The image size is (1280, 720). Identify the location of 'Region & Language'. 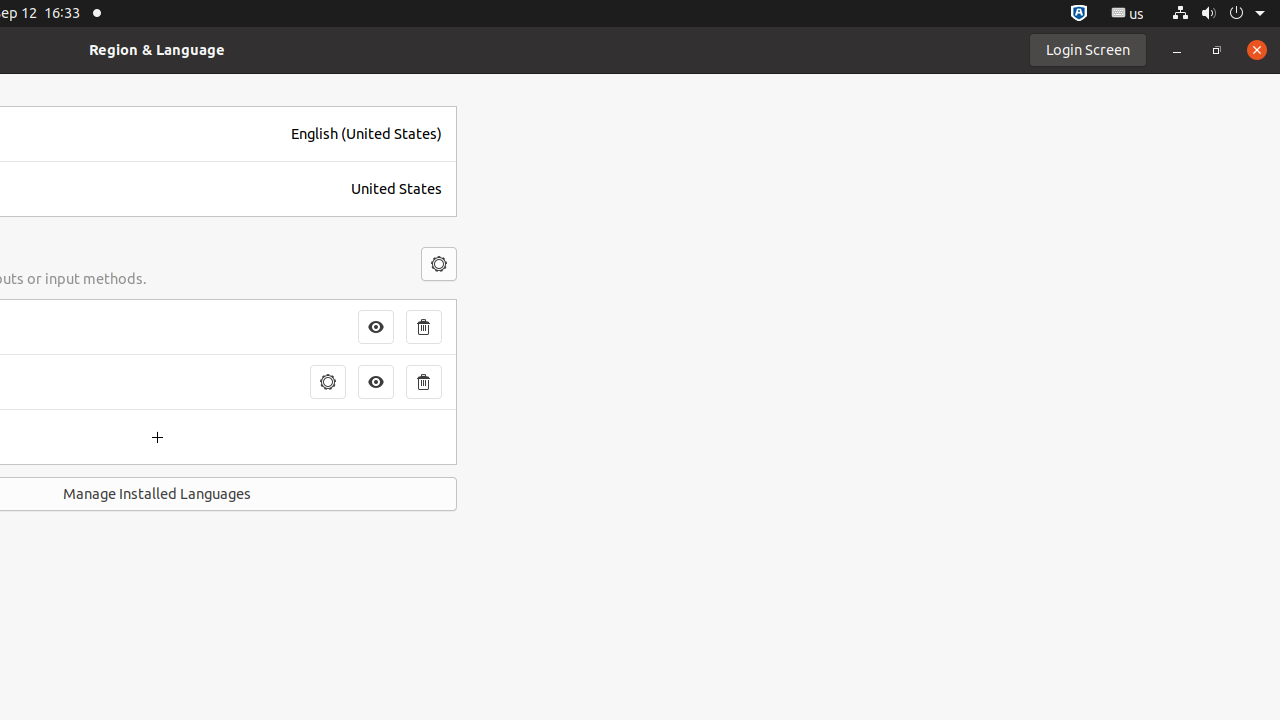
(156, 48).